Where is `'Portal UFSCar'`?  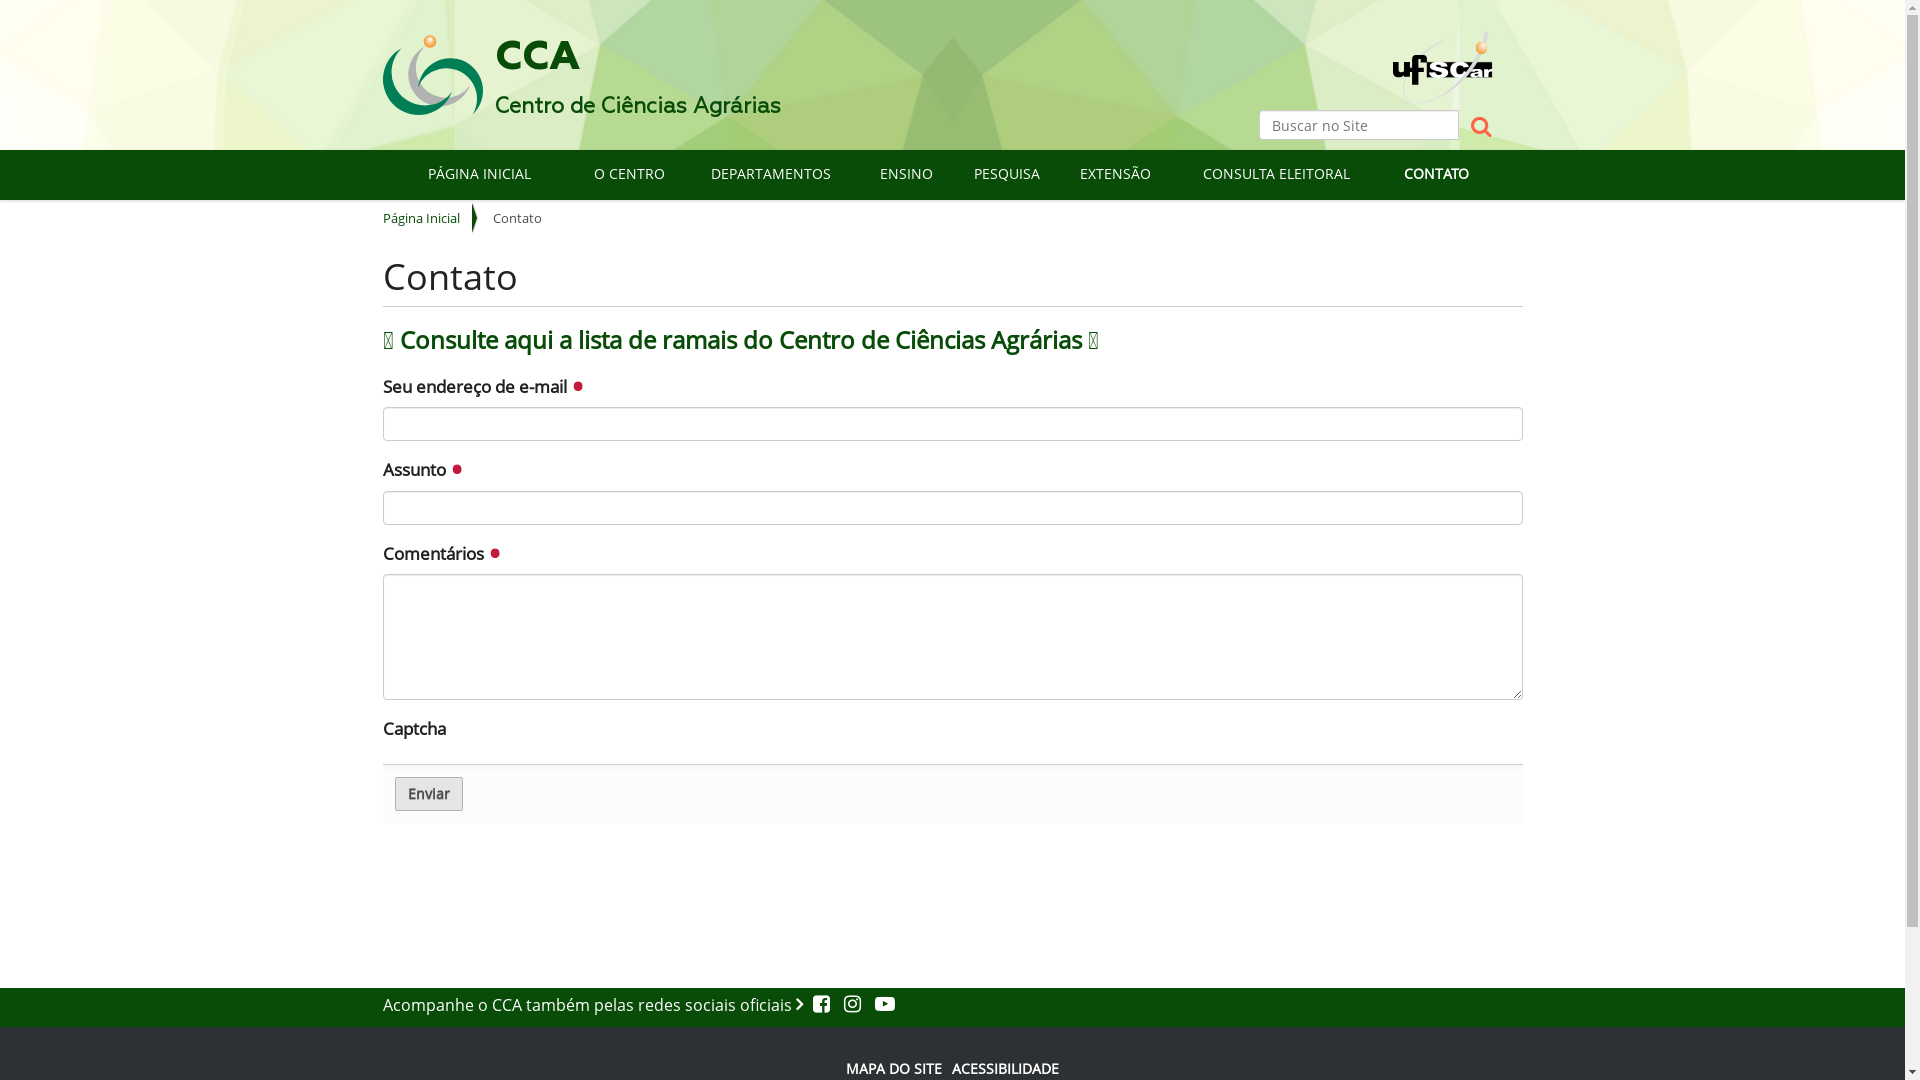
'Portal UFSCar' is located at coordinates (1441, 48).